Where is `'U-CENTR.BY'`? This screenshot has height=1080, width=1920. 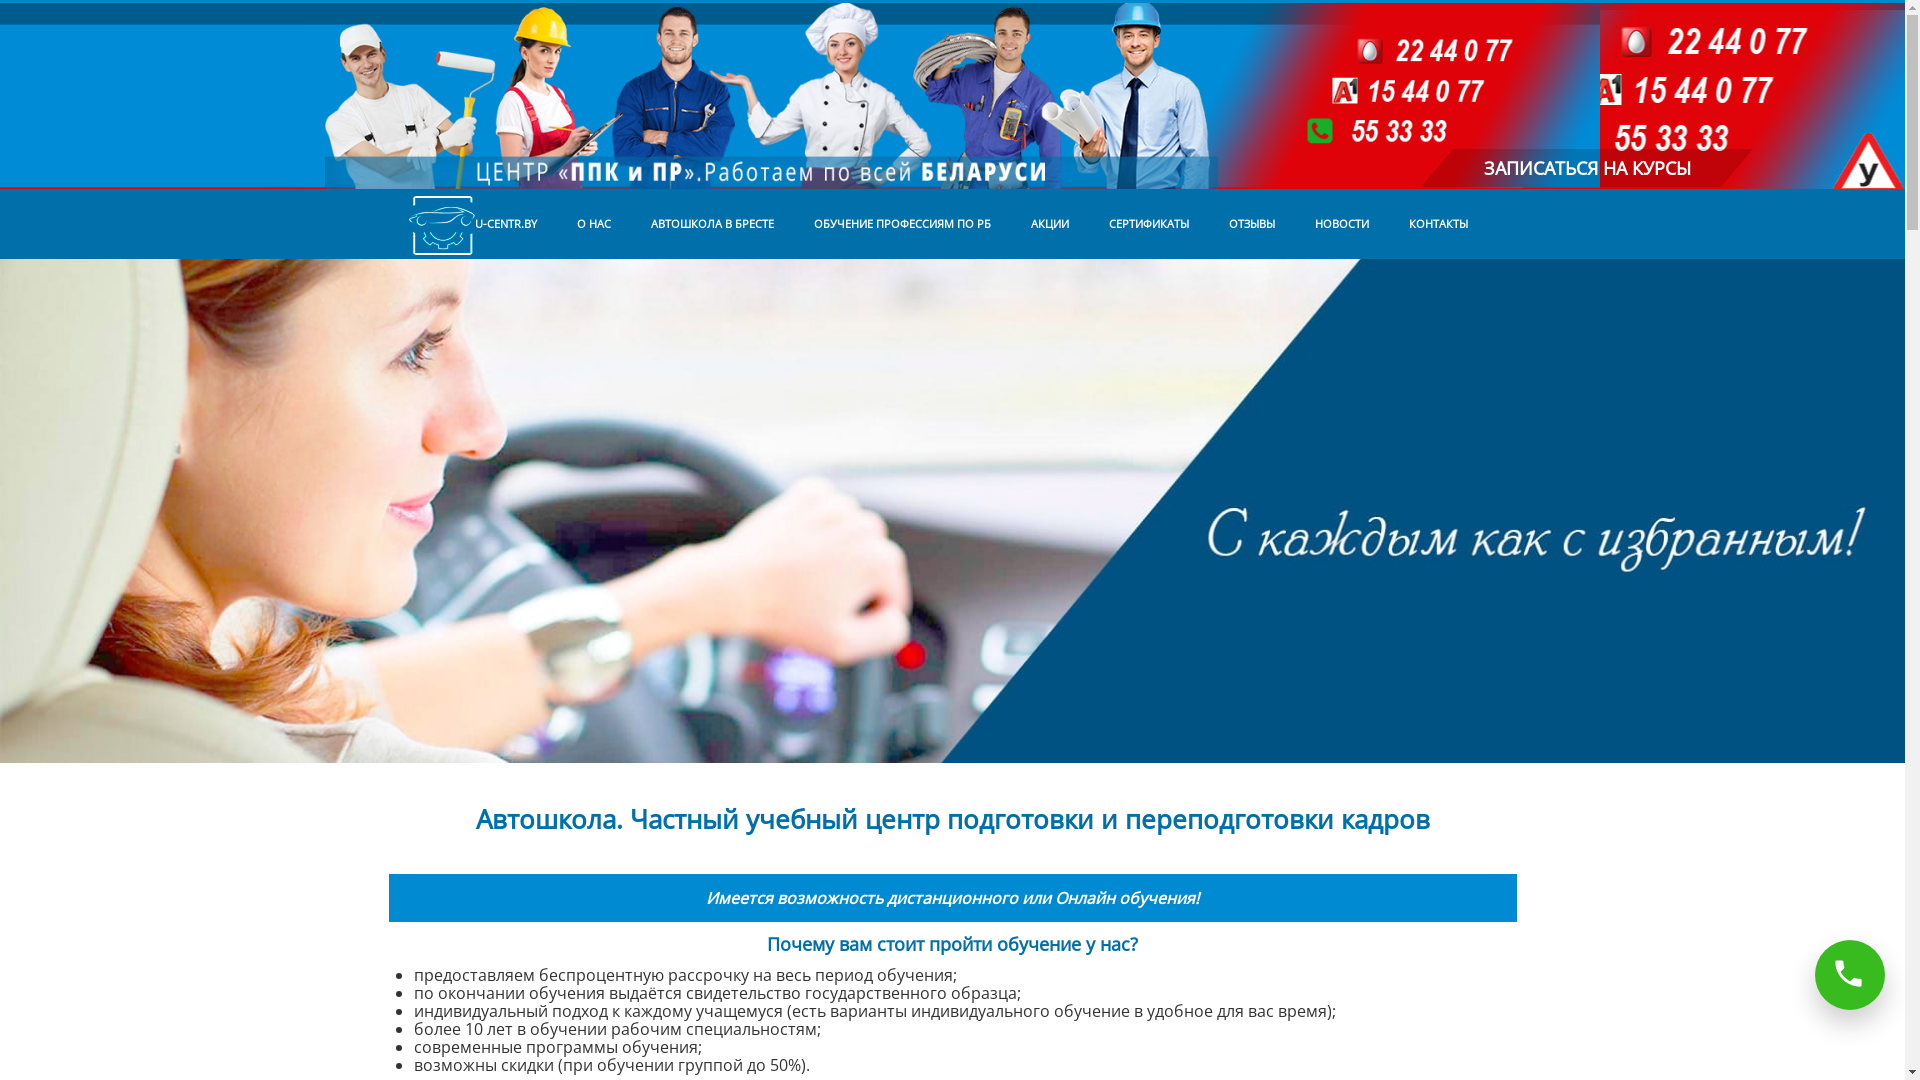 'U-CENTR.BY' is located at coordinates (388, 223).